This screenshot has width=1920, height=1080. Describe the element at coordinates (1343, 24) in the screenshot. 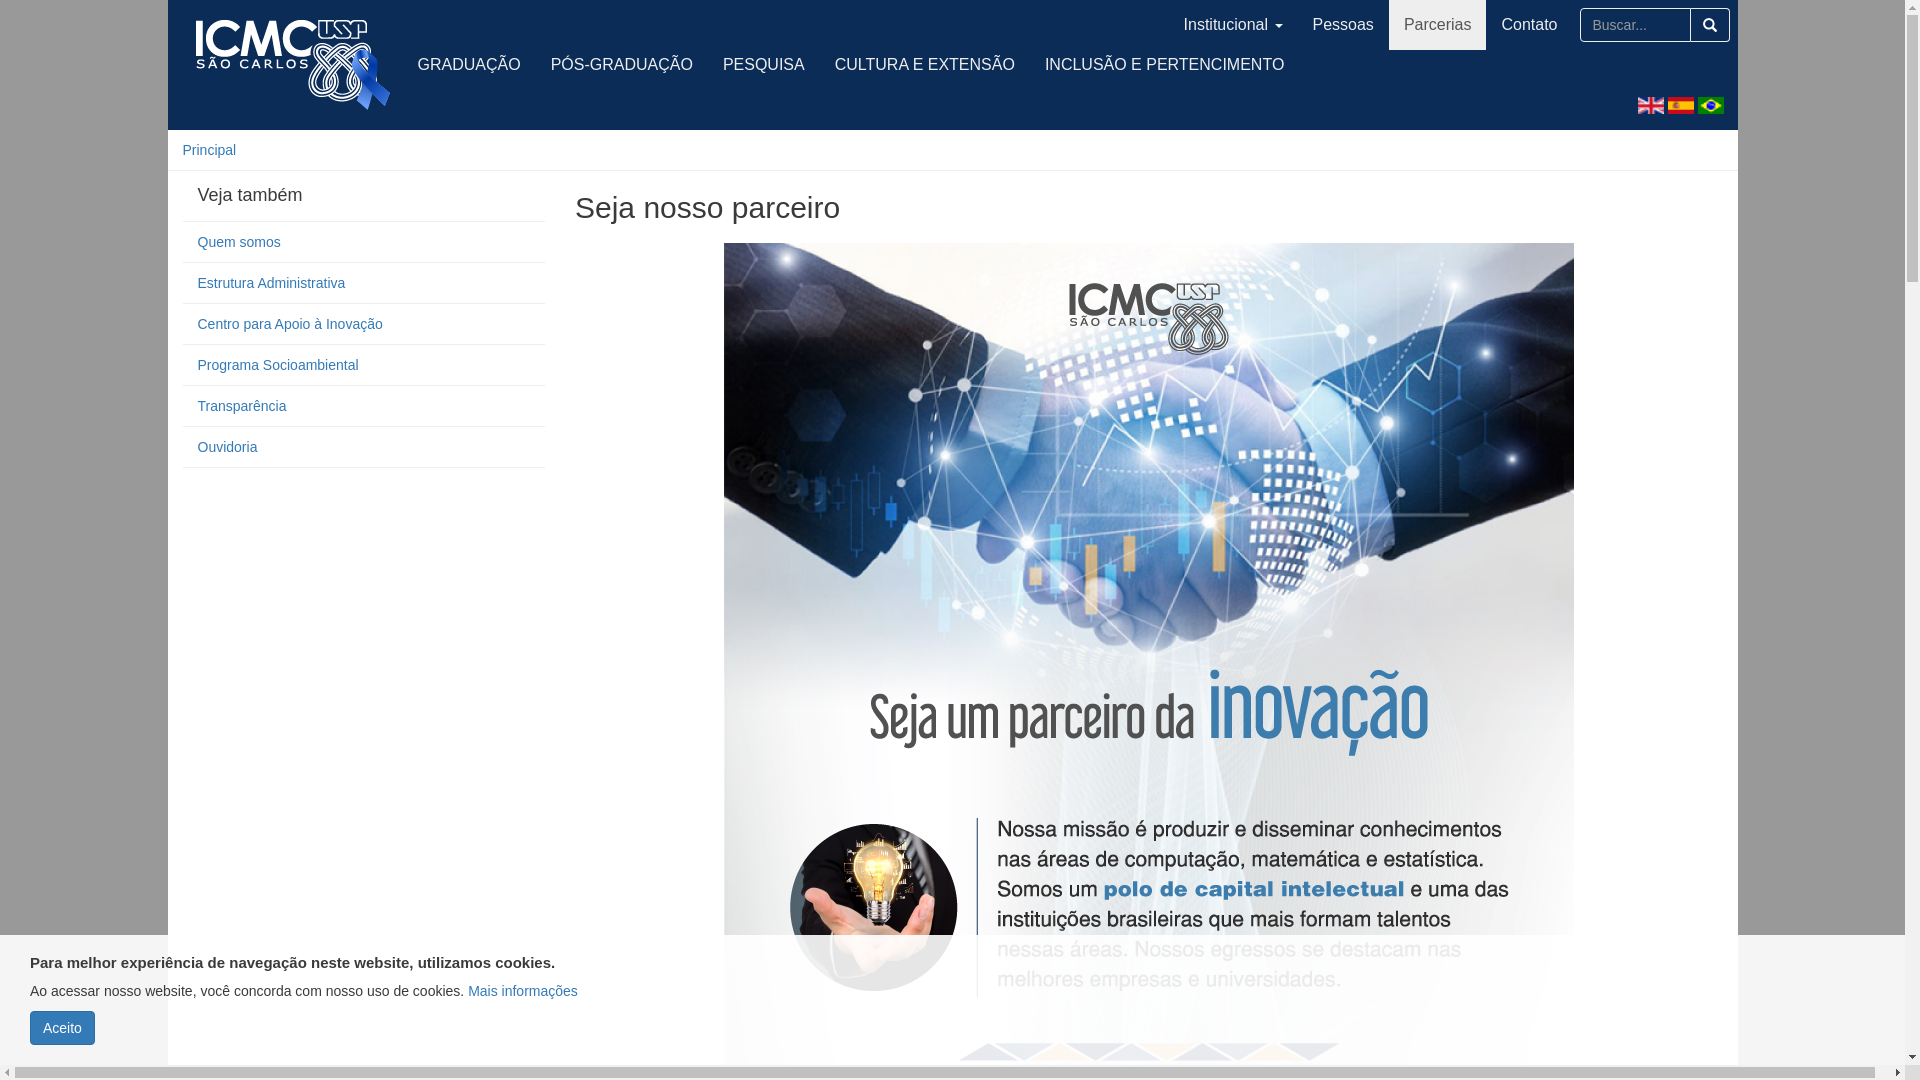

I see `'Pessoas'` at that location.